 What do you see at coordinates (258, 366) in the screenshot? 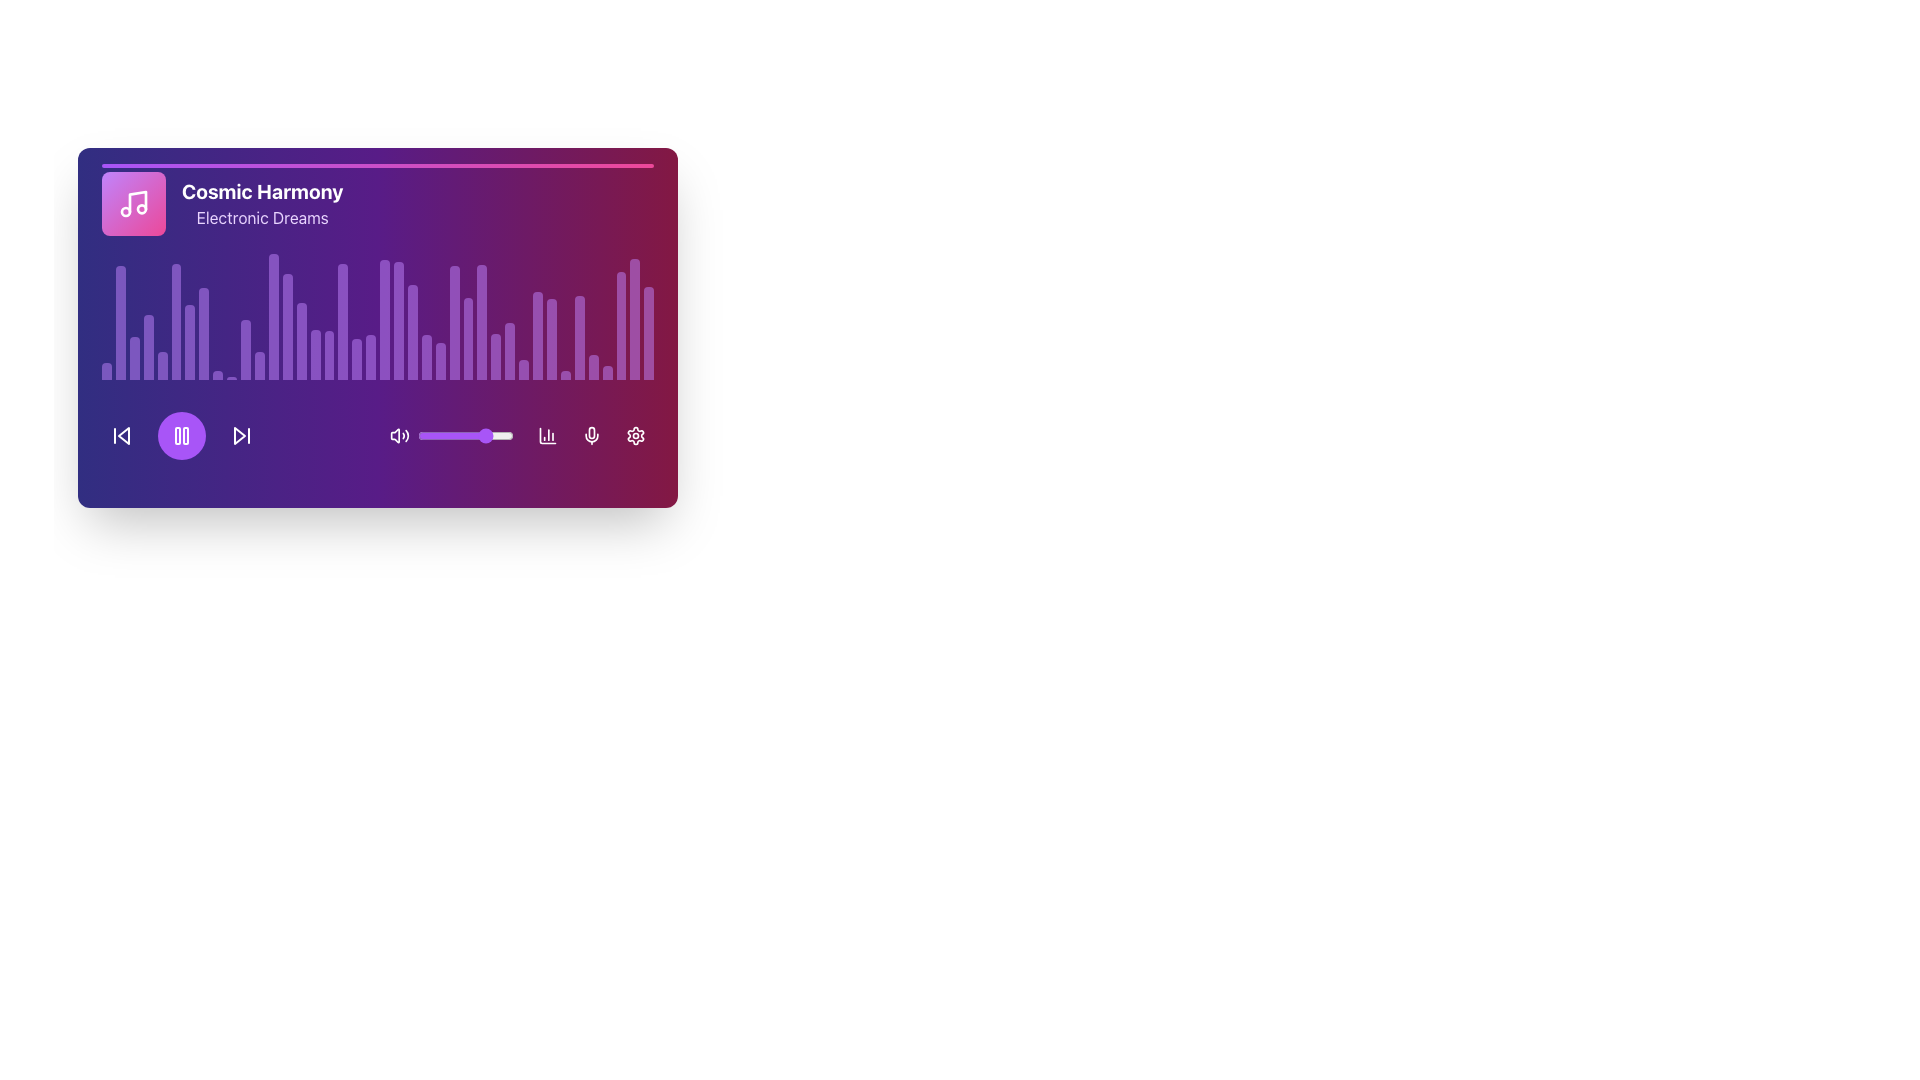
I see `the 12th vertical bar of the audio spectrum visualization, which is a semi-transparent purple bar with a rounded top` at bounding box center [258, 366].